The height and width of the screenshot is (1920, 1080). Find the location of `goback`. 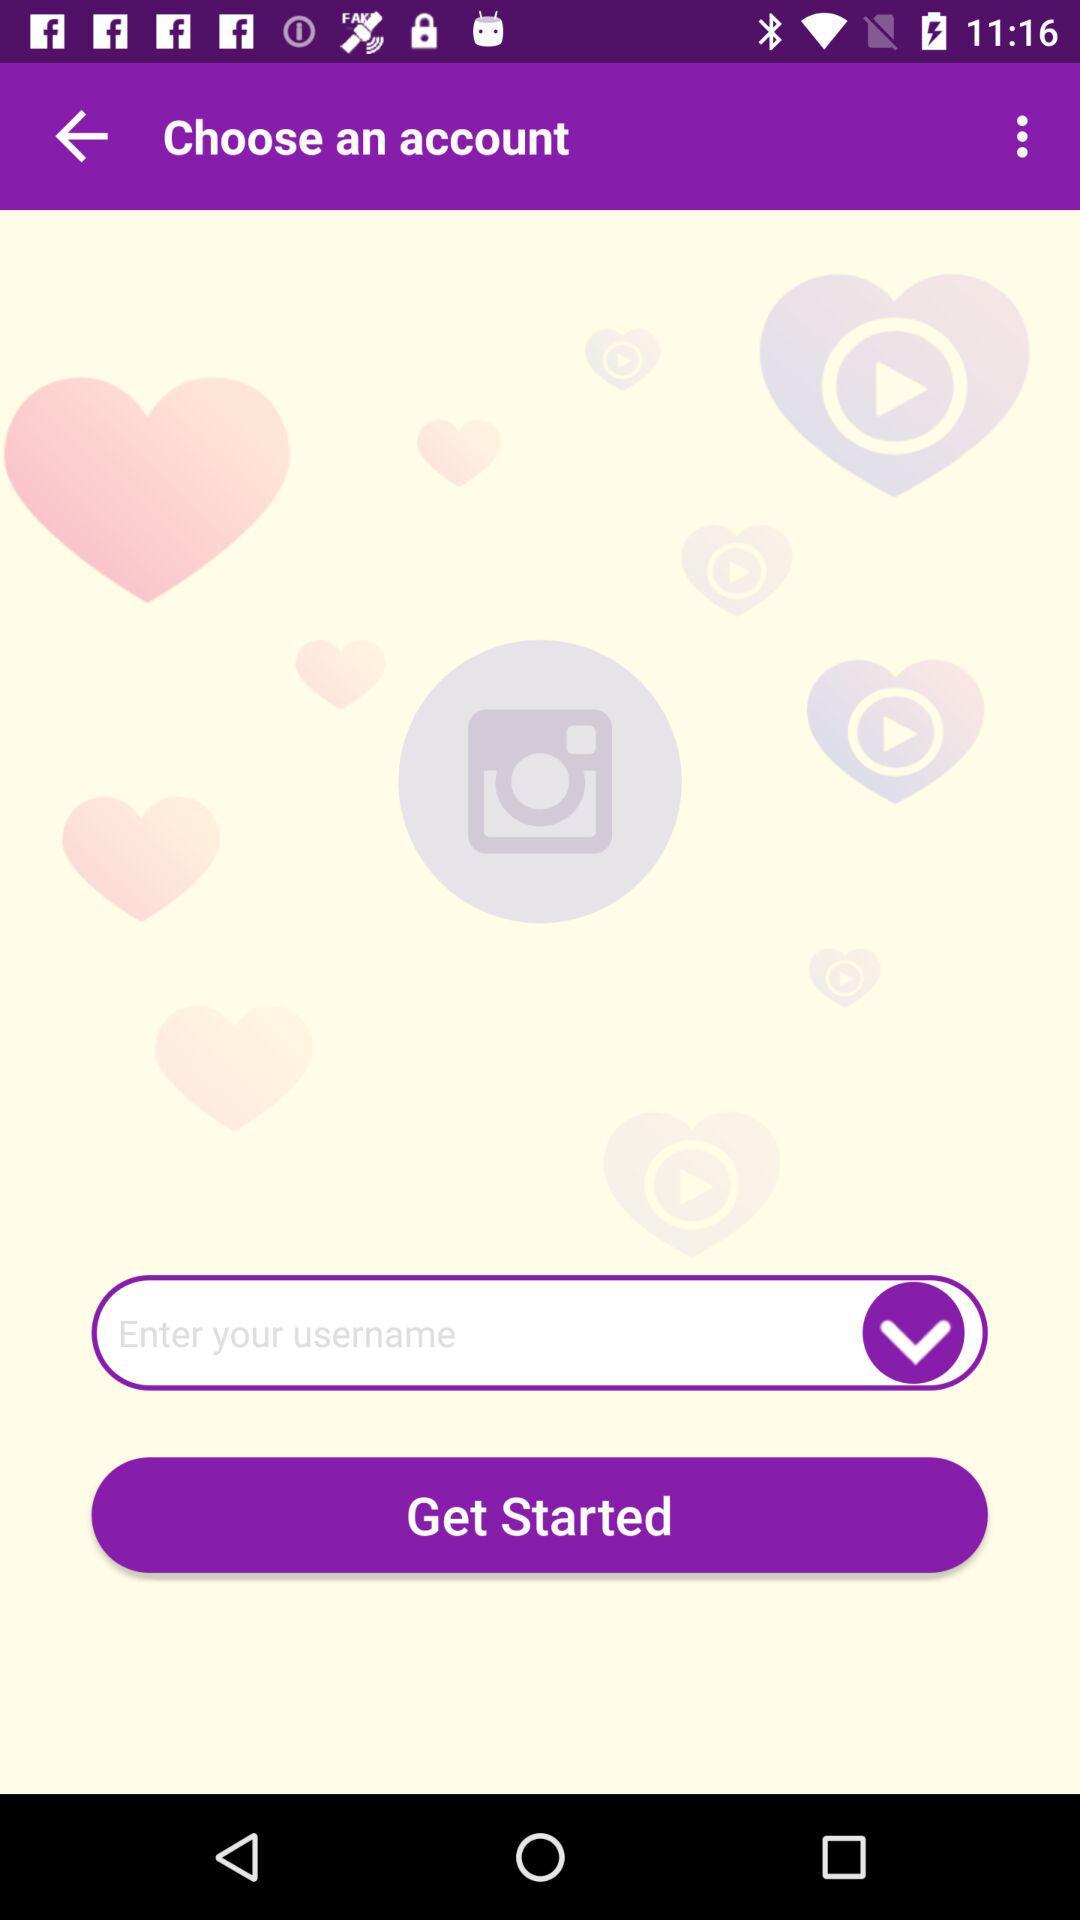

goback is located at coordinates (80, 135).